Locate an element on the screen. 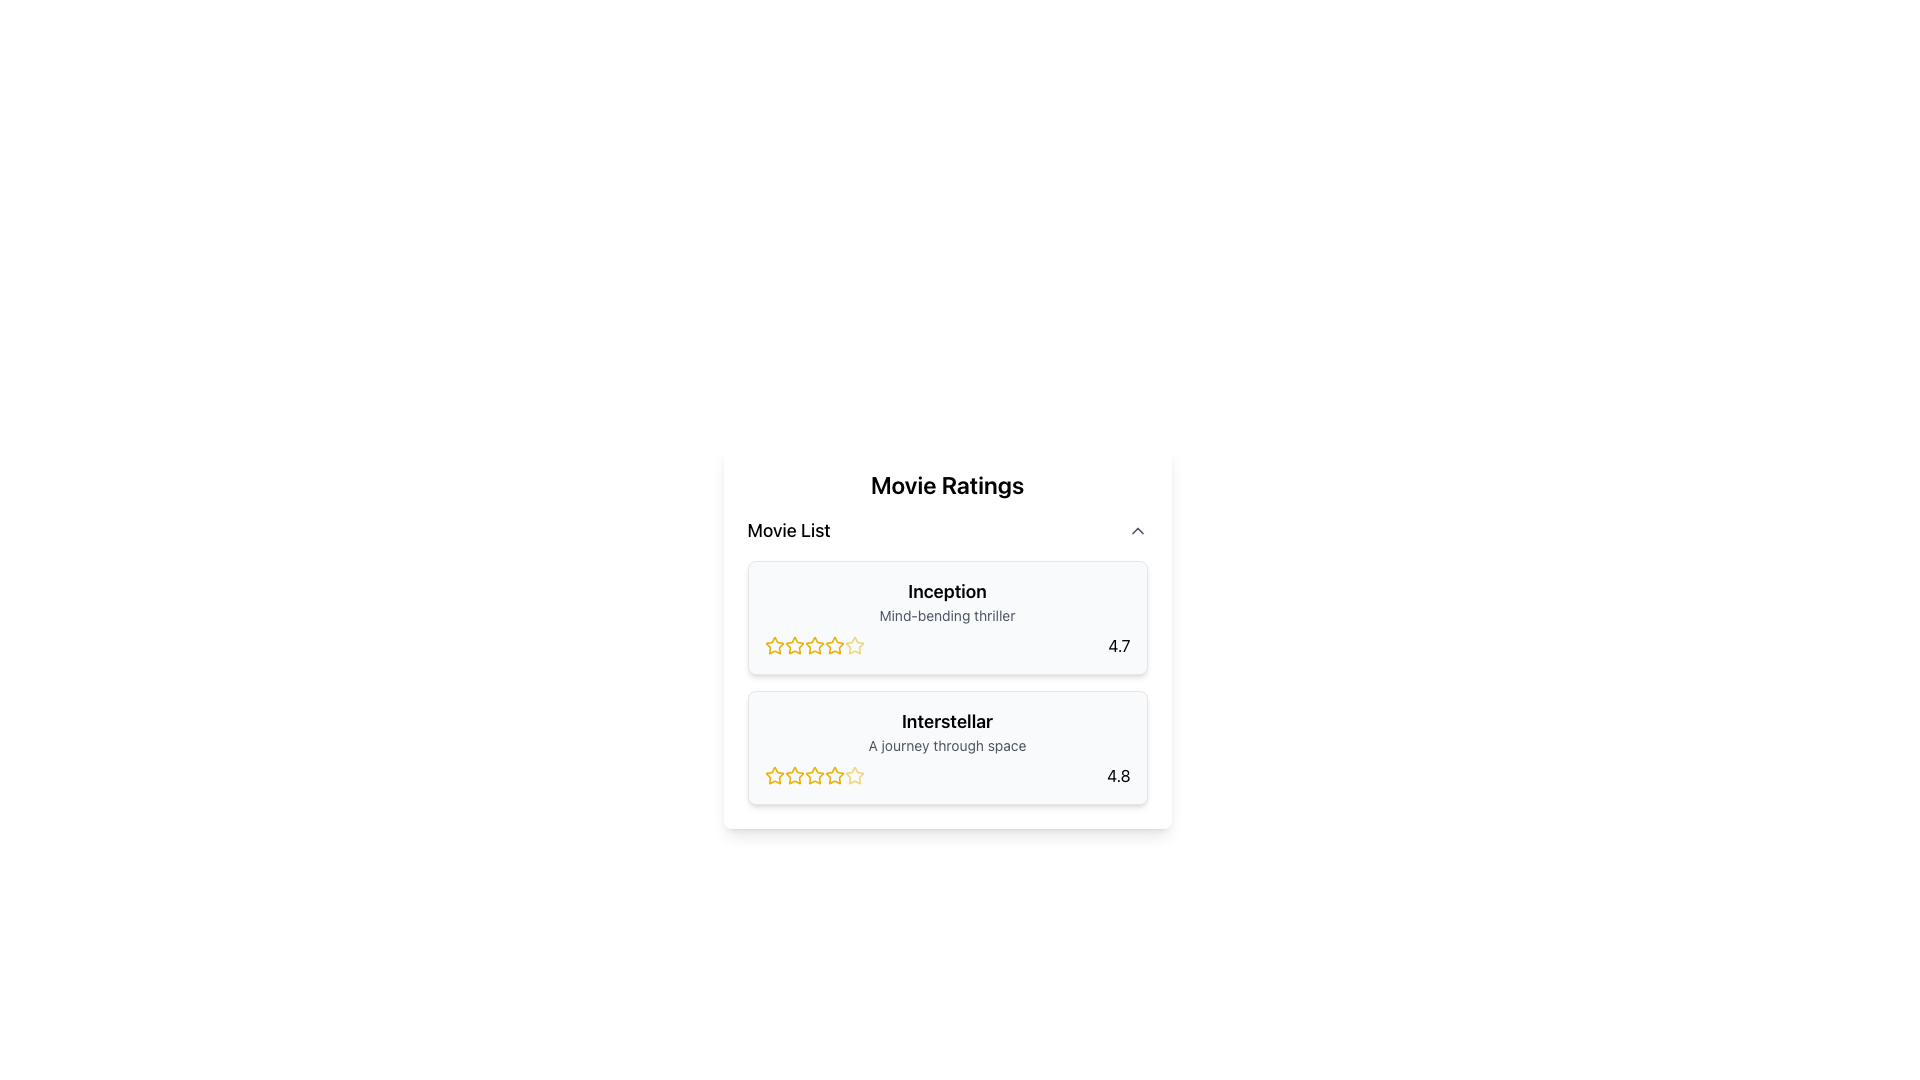 This screenshot has height=1080, width=1920. the title text element displaying 'Interstellar' in the movie information card, which is positioned above the subtitle and rating details is located at coordinates (946, 721).